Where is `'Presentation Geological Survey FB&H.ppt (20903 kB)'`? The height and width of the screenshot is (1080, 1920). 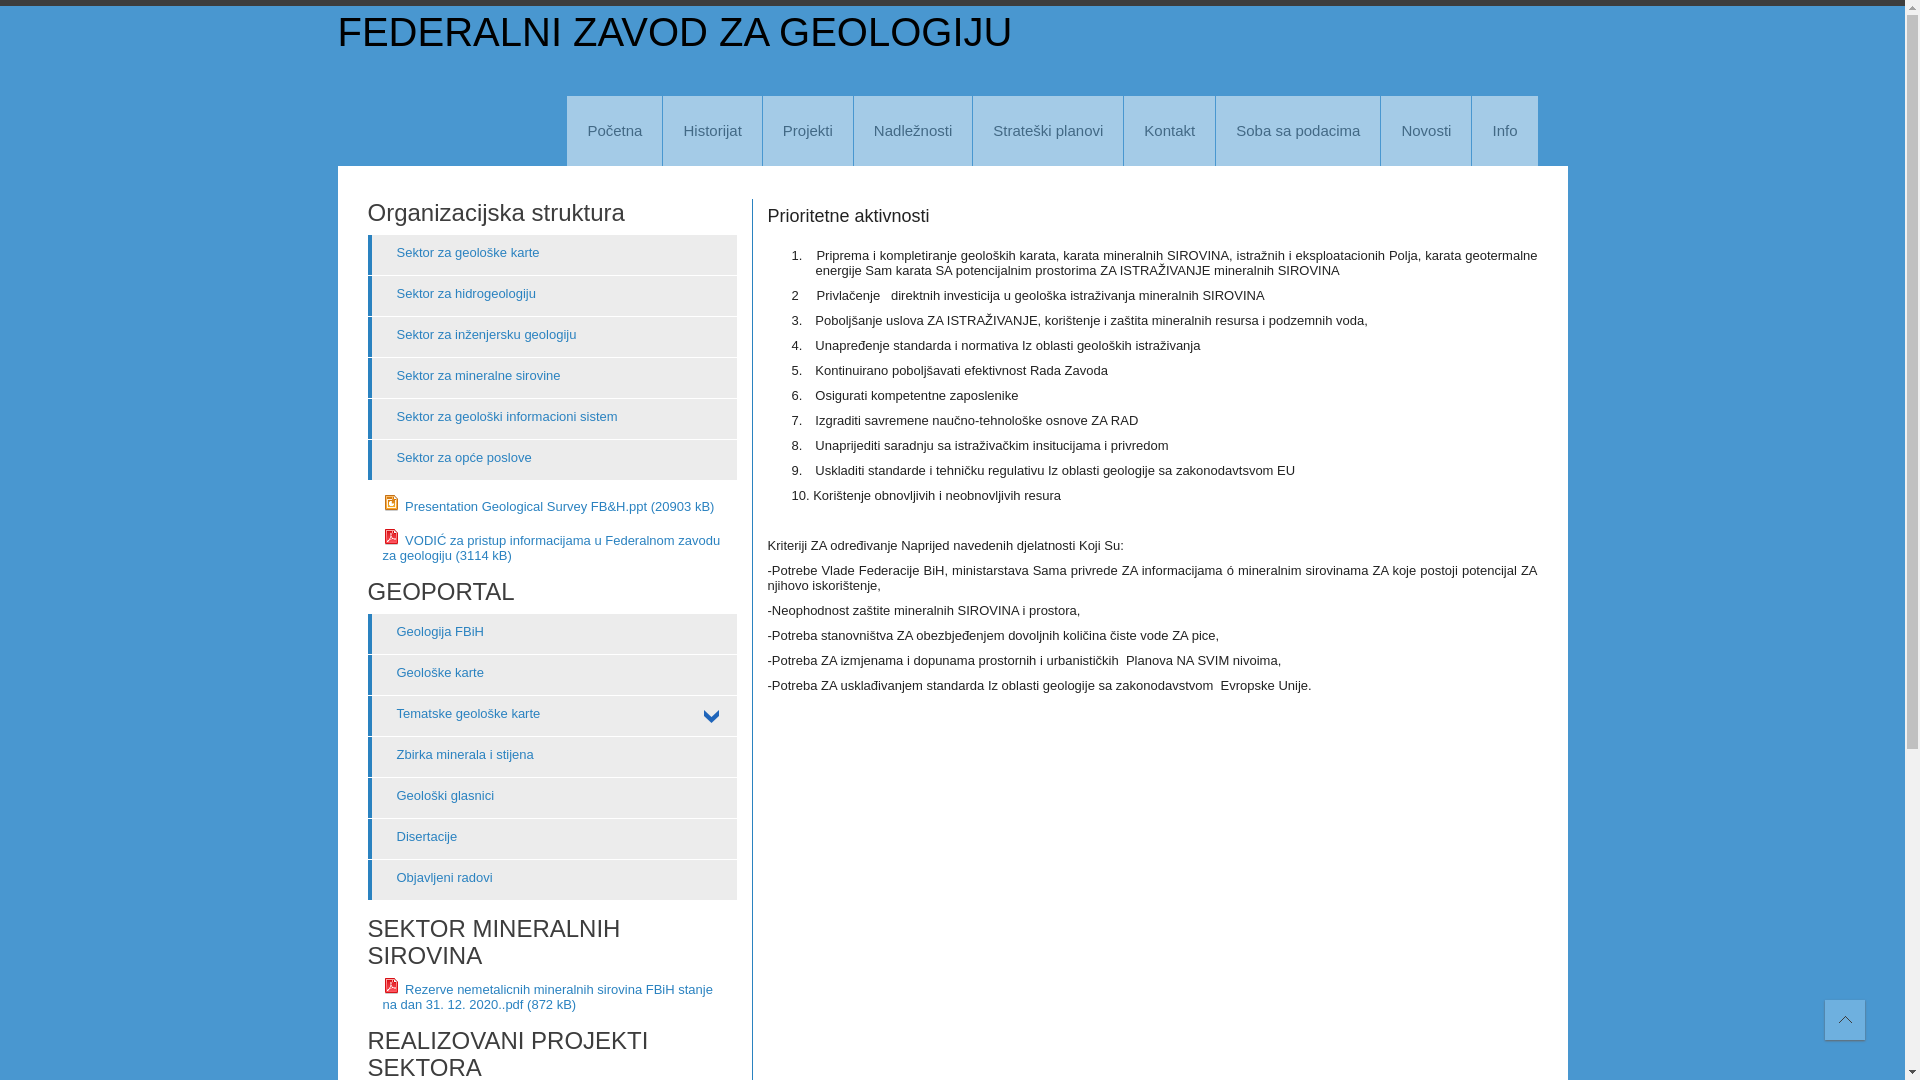 'Presentation Geological Survey FB&H.ppt (20903 kB)' is located at coordinates (547, 505).